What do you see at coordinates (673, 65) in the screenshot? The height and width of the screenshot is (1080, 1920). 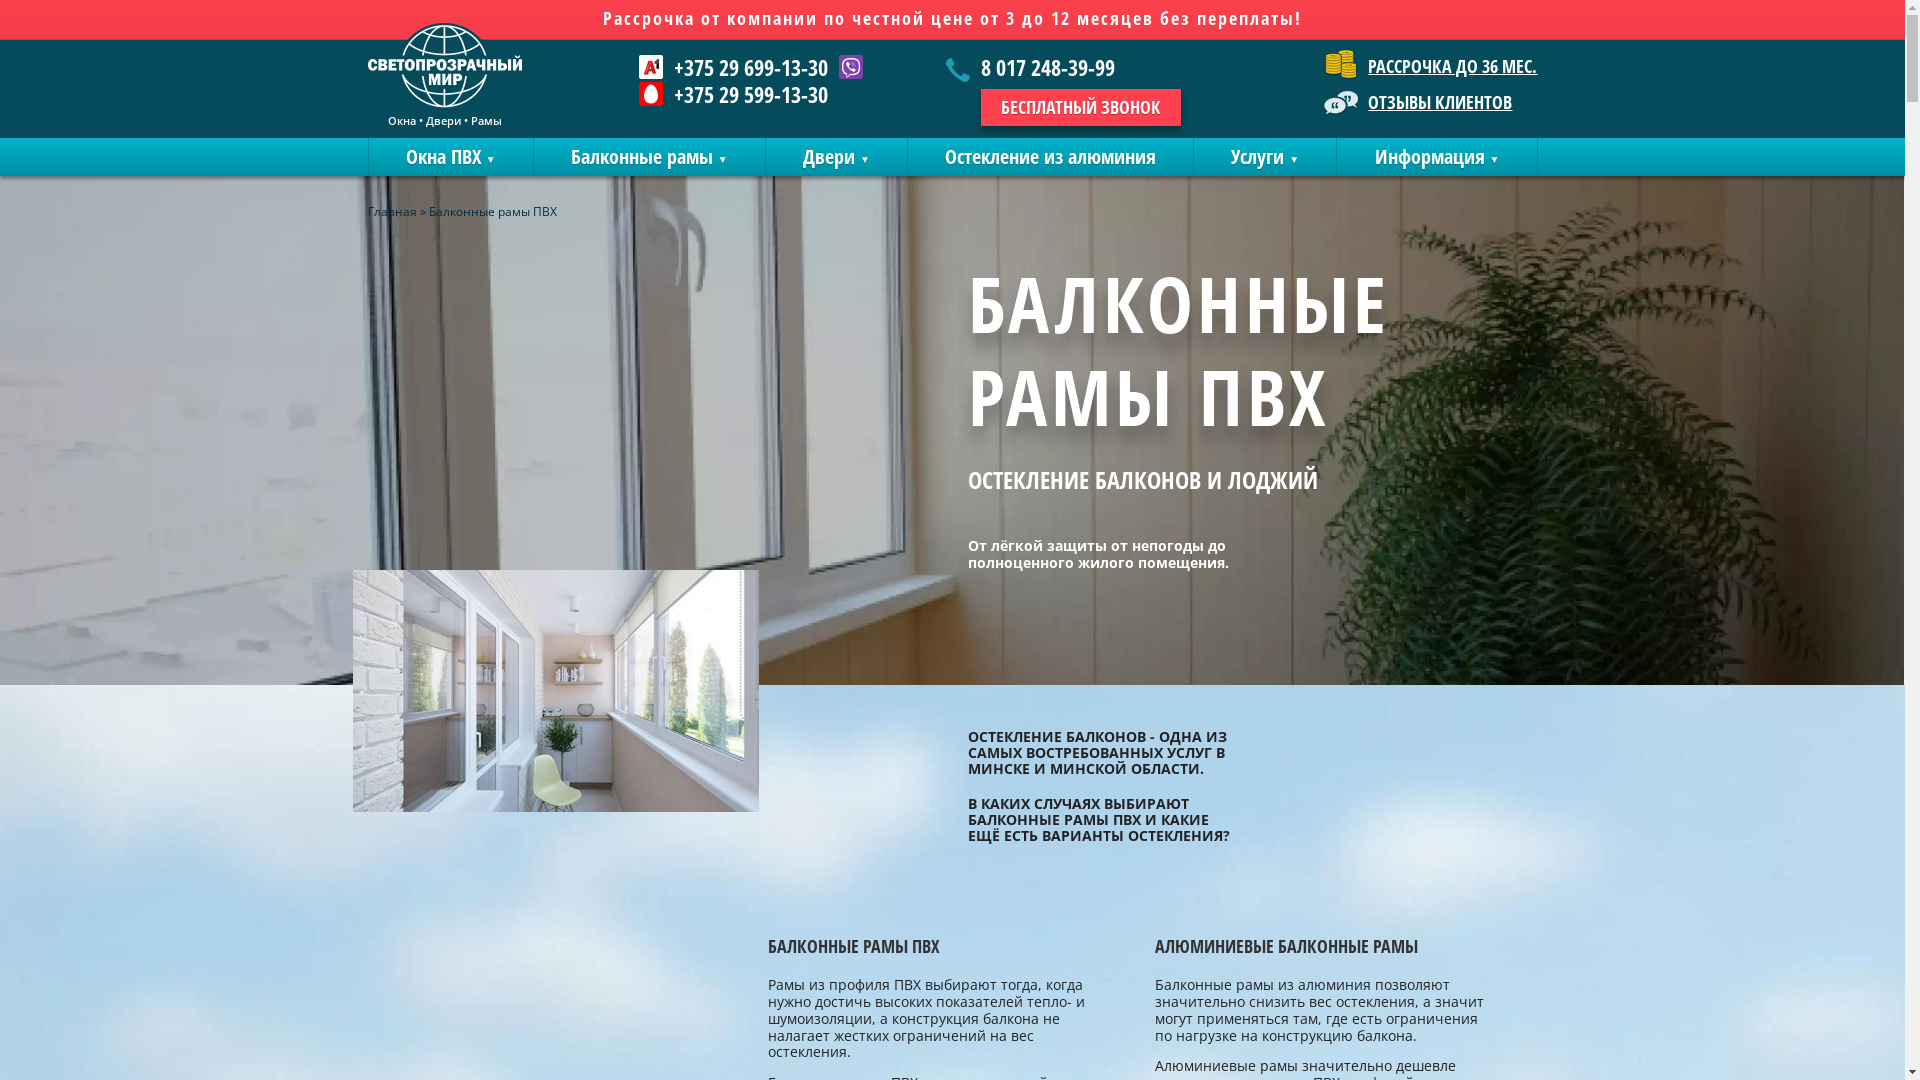 I see `'+375 29 699-13-30'` at bounding box center [673, 65].